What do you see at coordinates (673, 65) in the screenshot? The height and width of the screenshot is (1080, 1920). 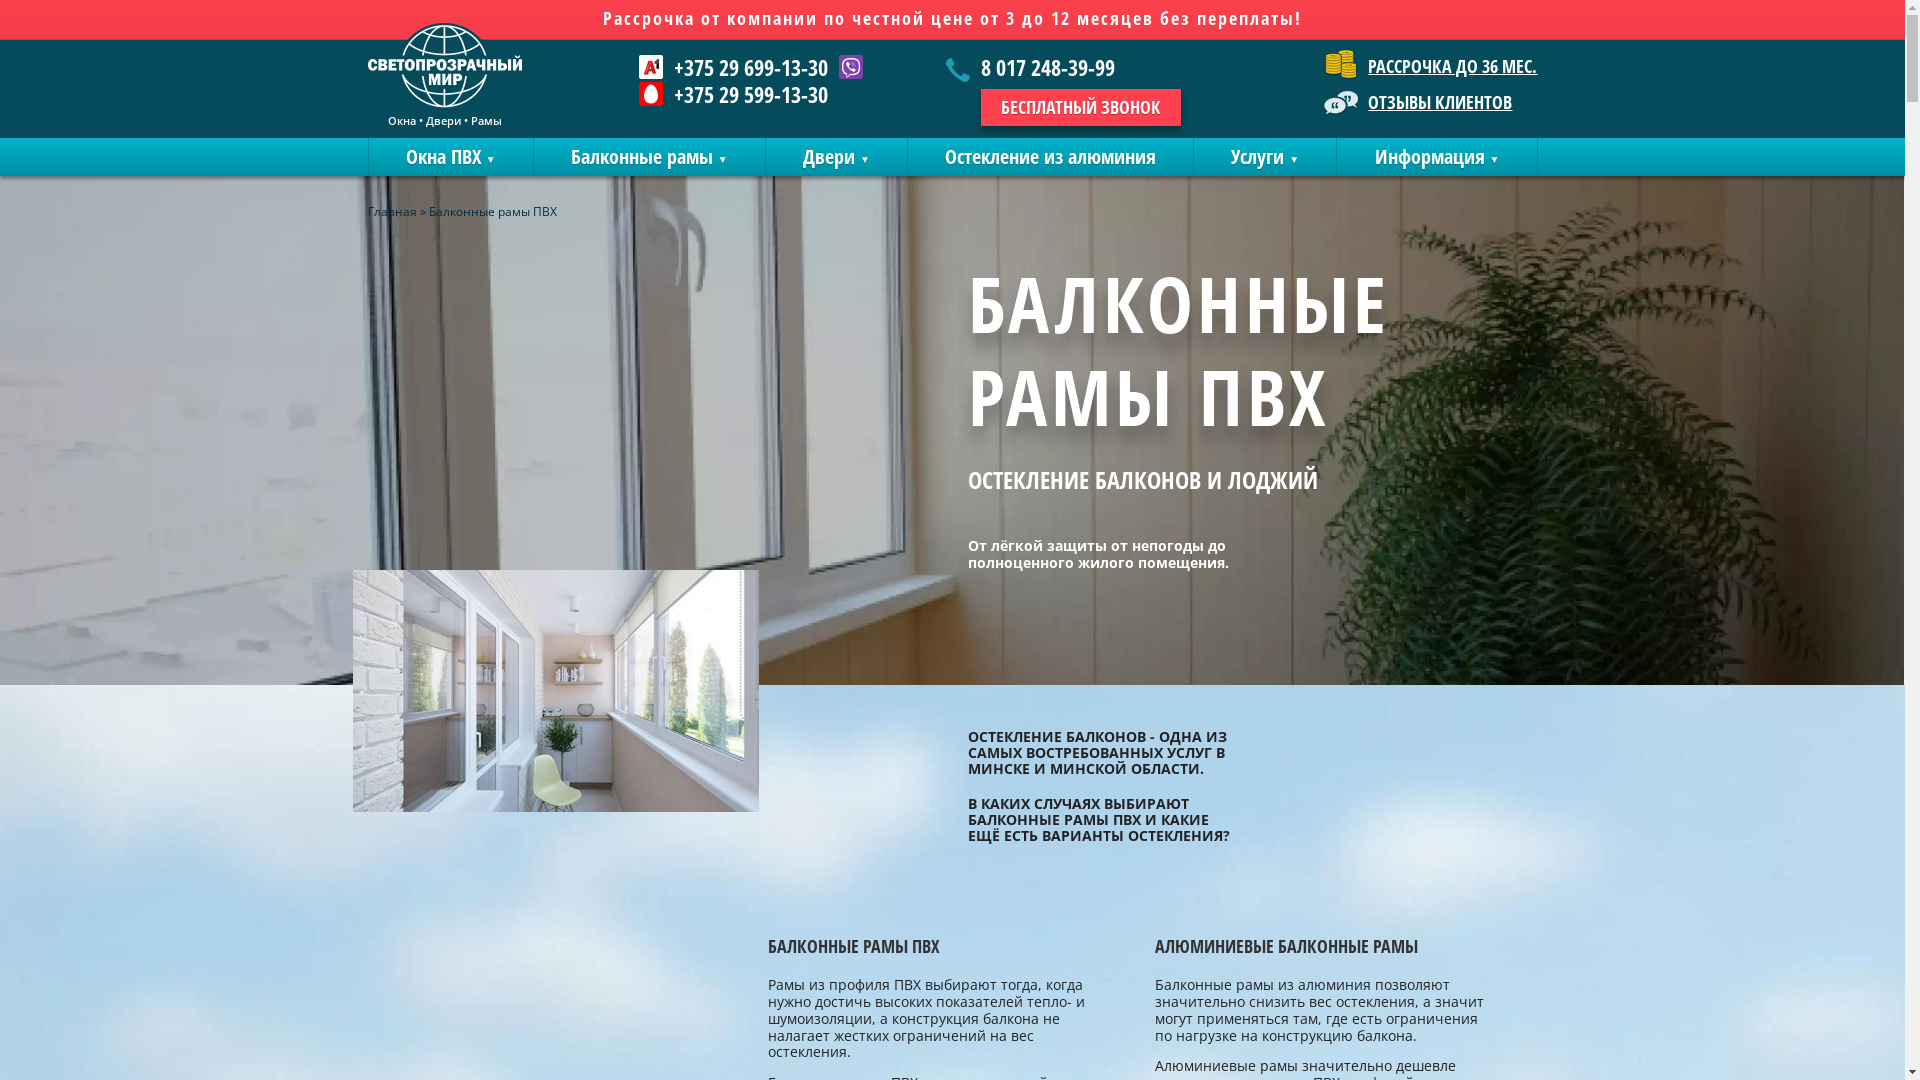 I see `'+375 29 699-13-30'` at bounding box center [673, 65].